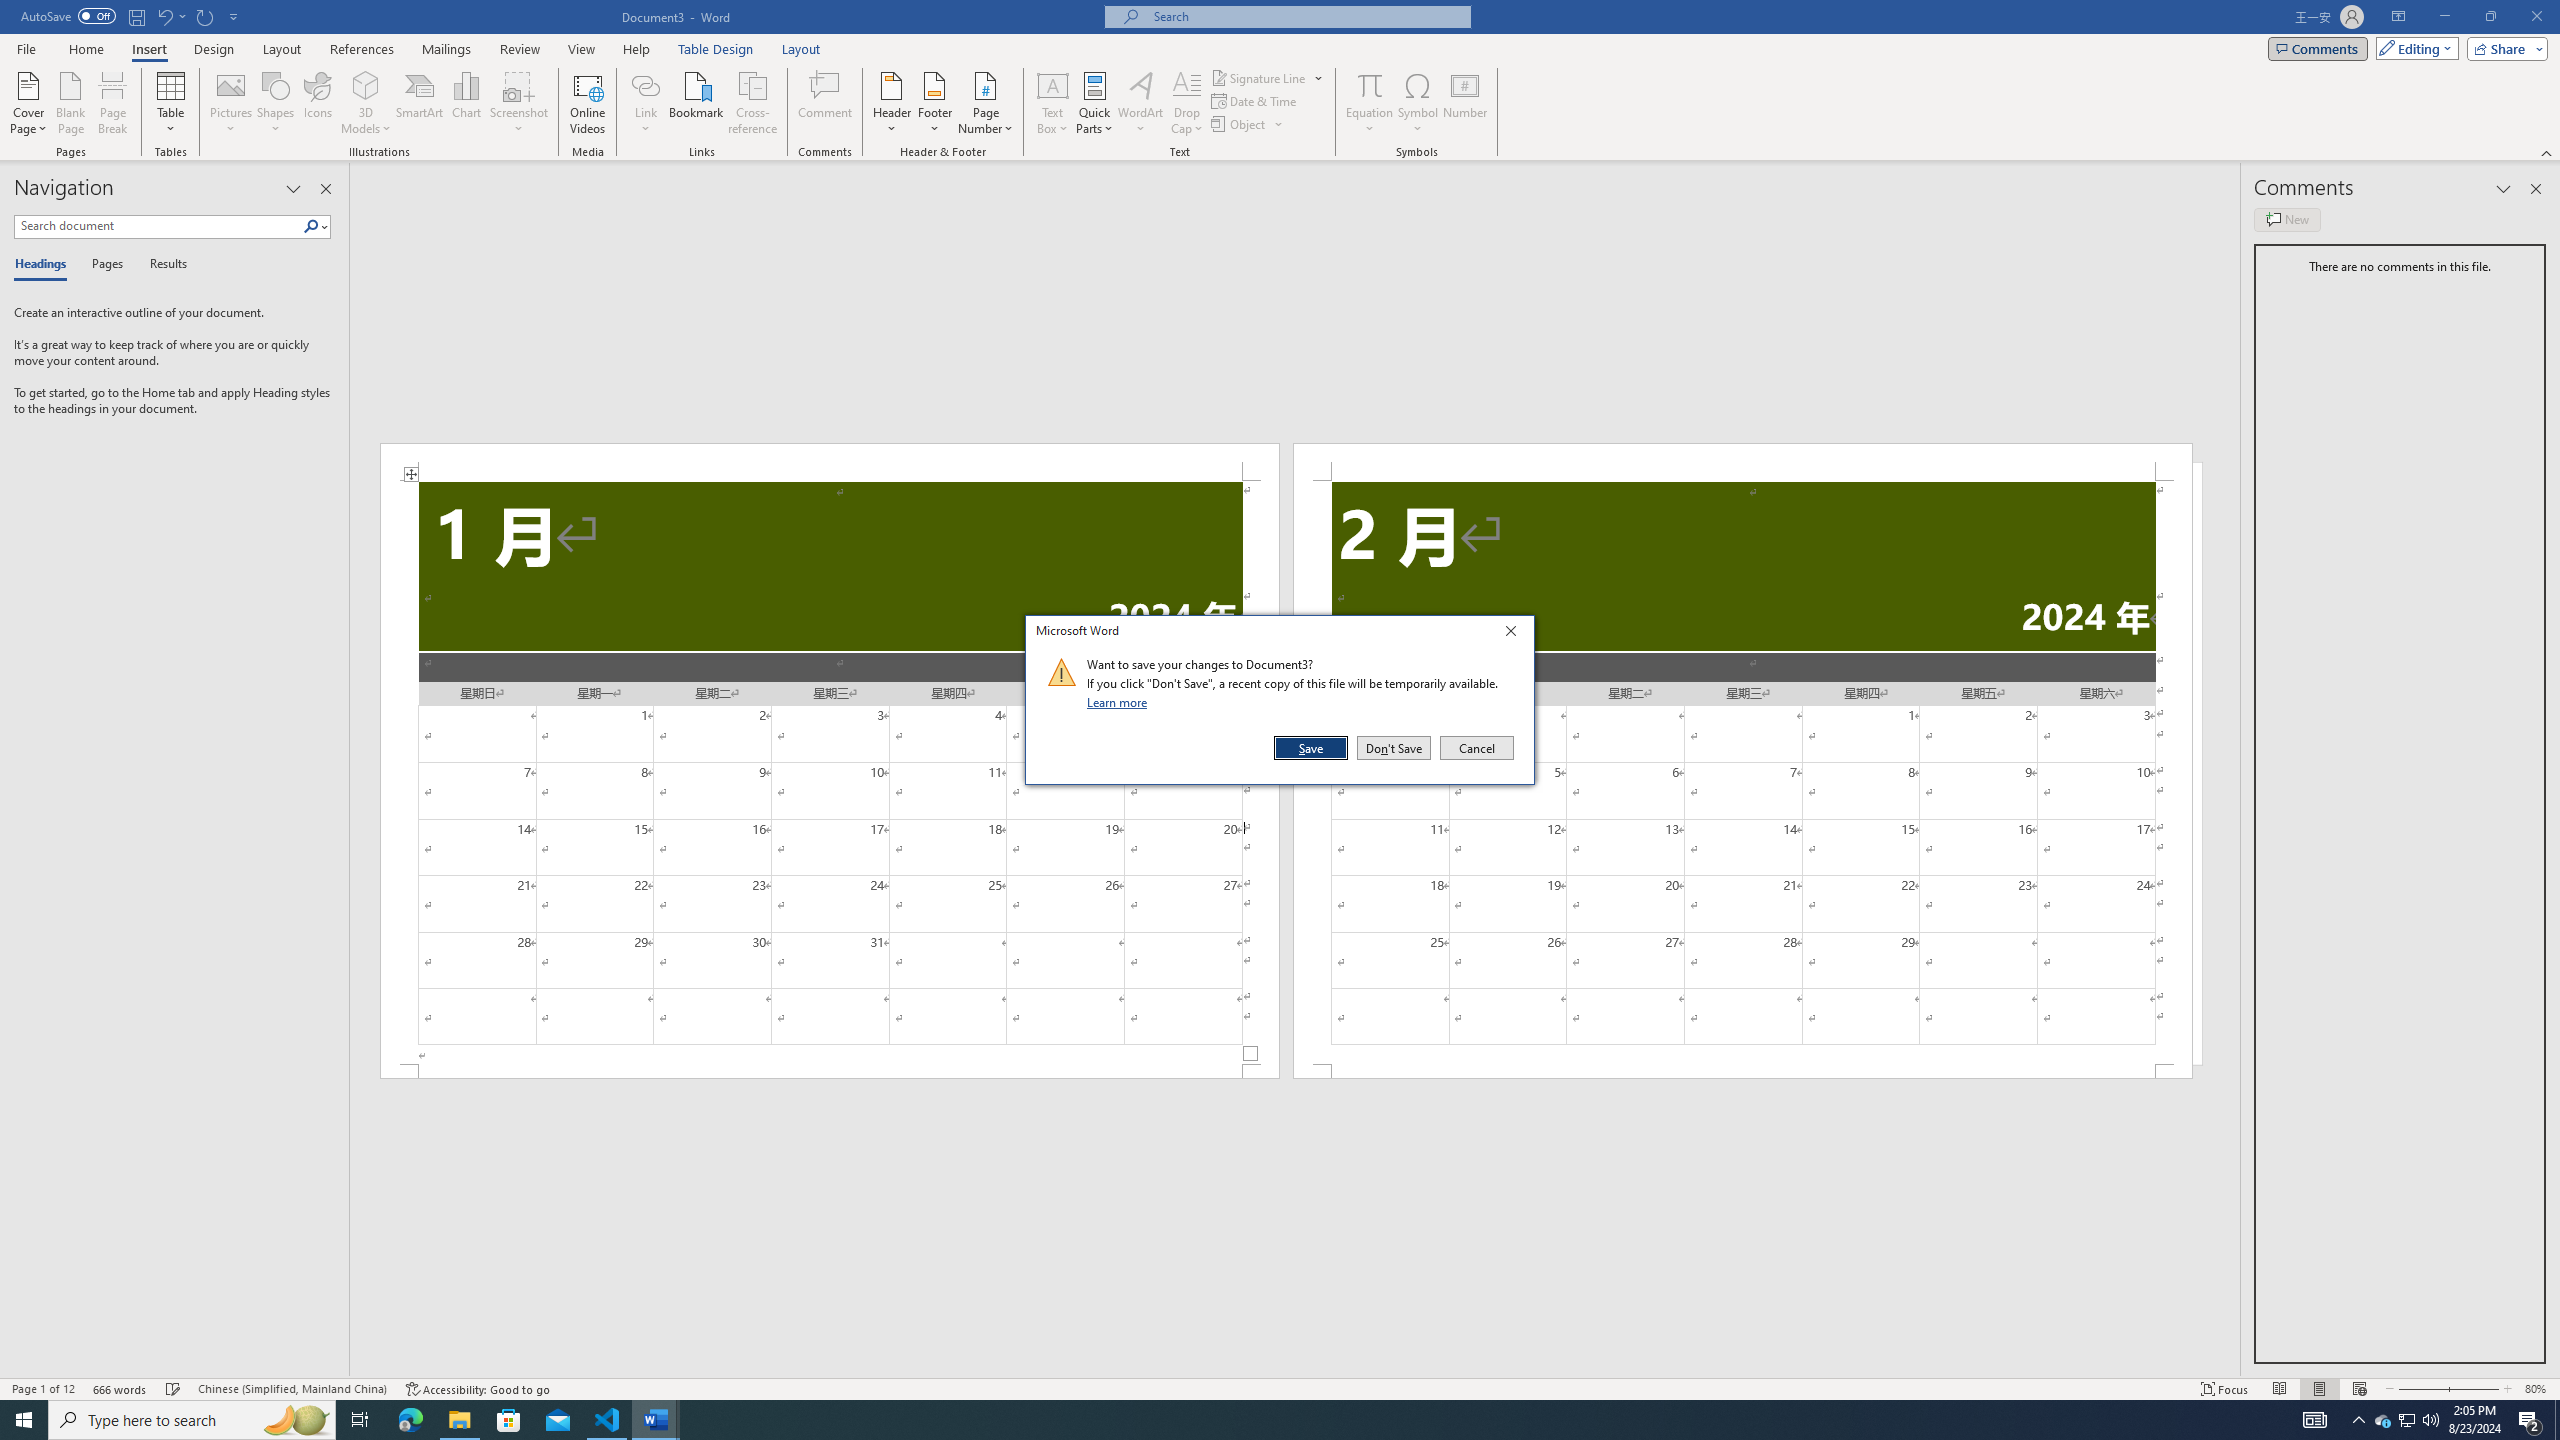 The height and width of the screenshot is (1440, 2560). Describe the element at coordinates (290, 1389) in the screenshot. I see `'Language Chinese (Simplified, Mainland China)'` at that location.